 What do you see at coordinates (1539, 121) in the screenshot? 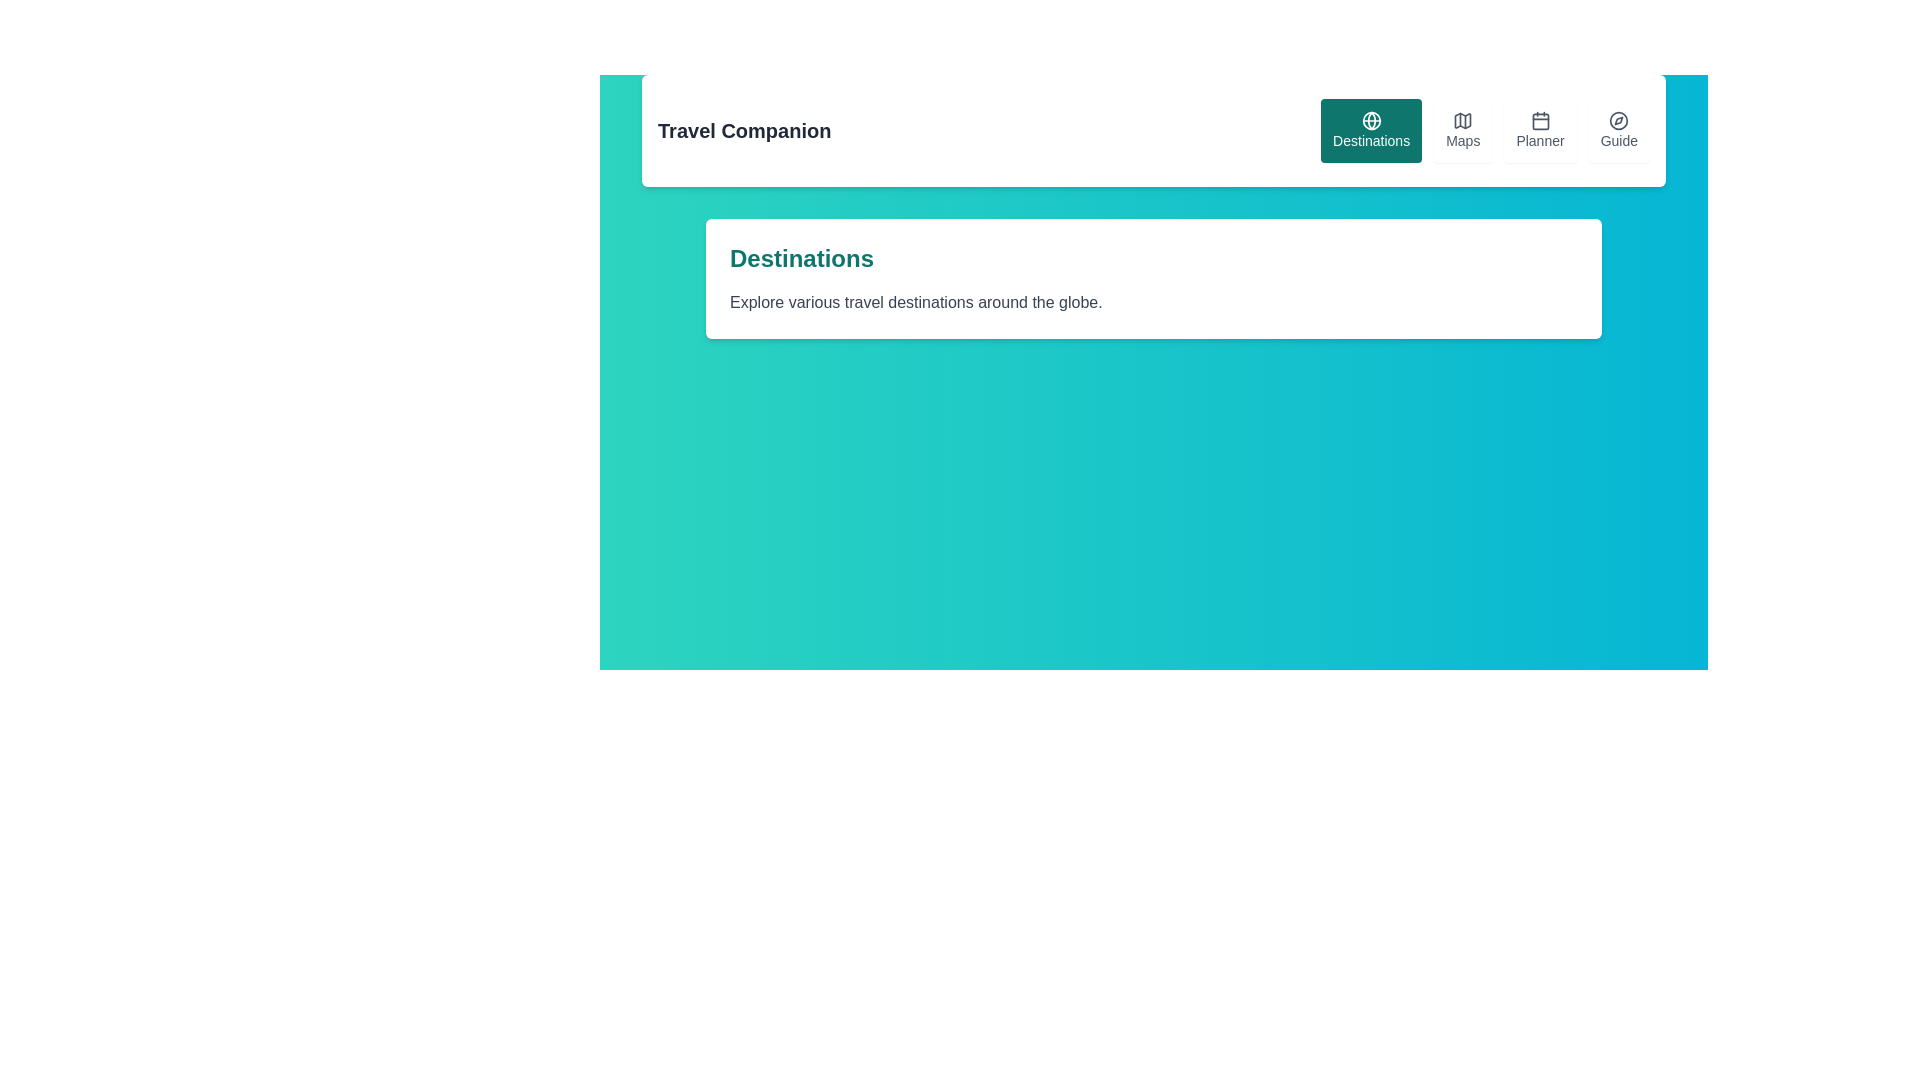
I see `the decorative calendar icon component located at the center of the calendar icon in the horizontal menu` at bounding box center [1539, 121].